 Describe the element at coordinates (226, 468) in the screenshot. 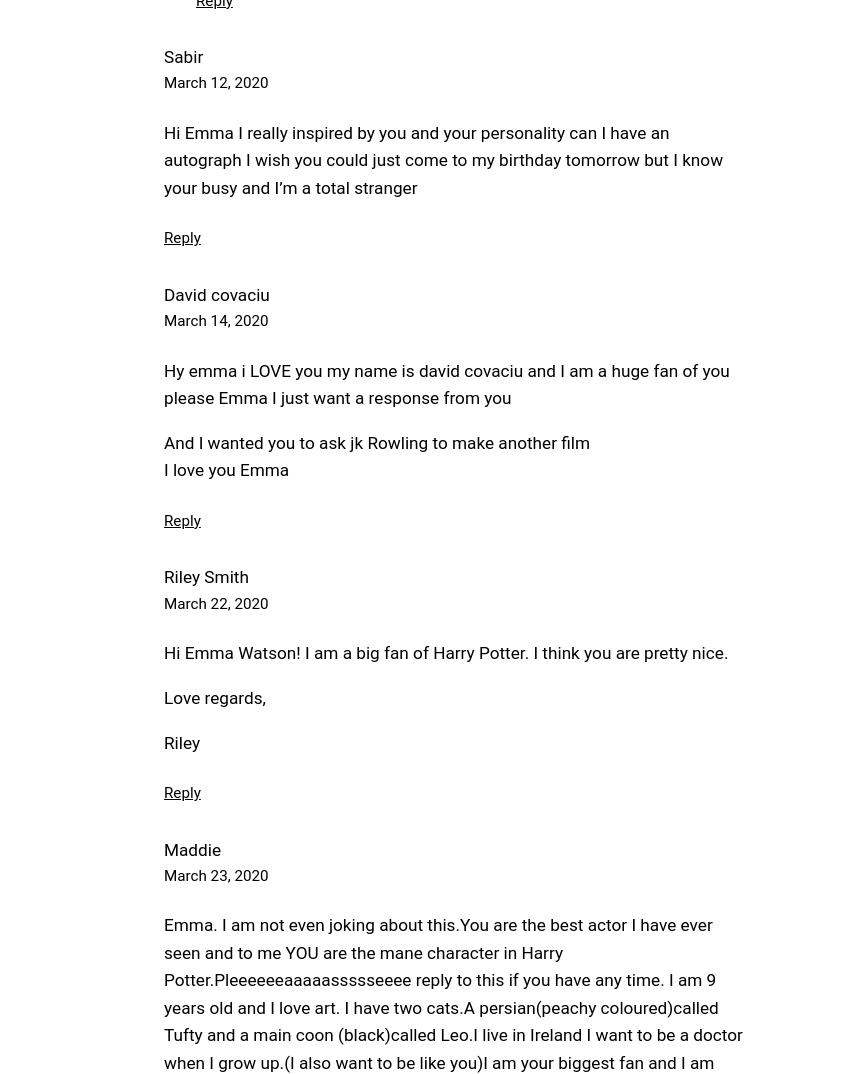

I see `'I love you Emma'` at that location.